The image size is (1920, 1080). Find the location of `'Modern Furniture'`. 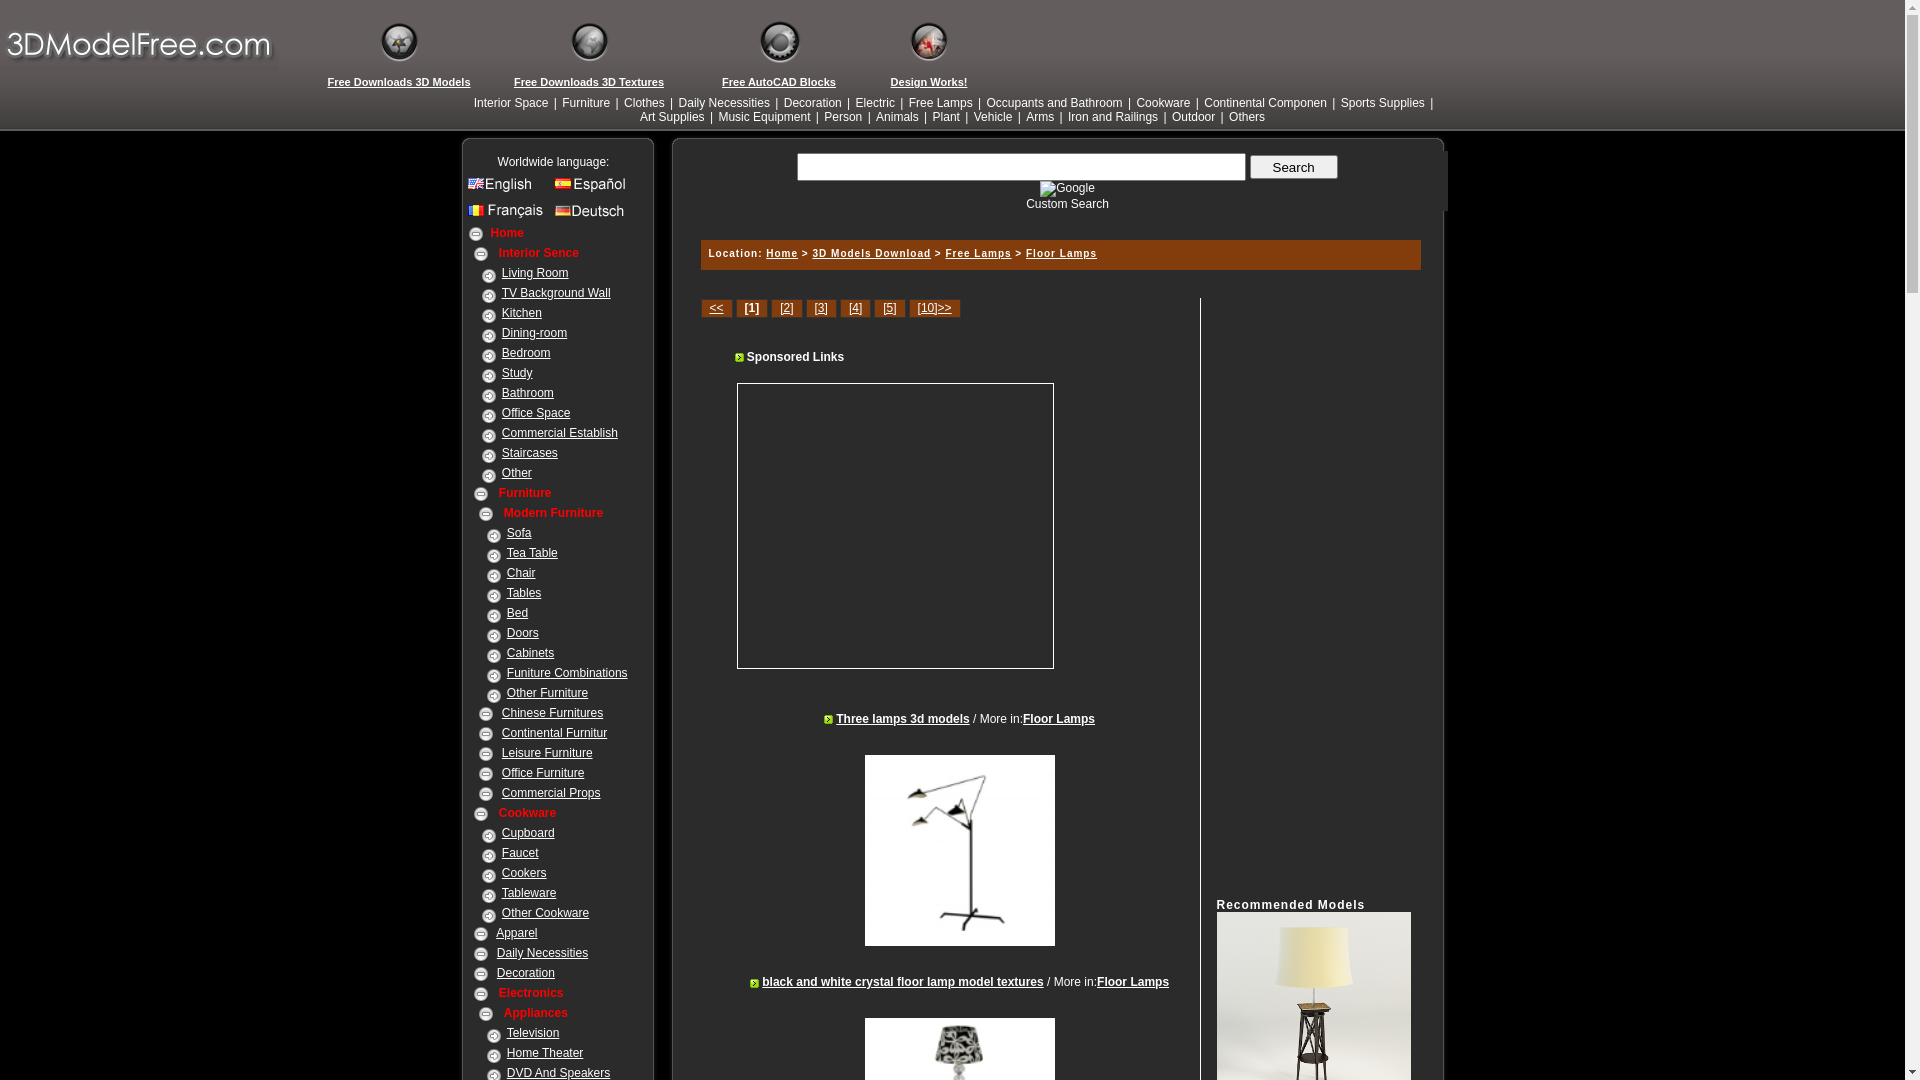

'Modern Furniture' is located at coordinates (553, 512).